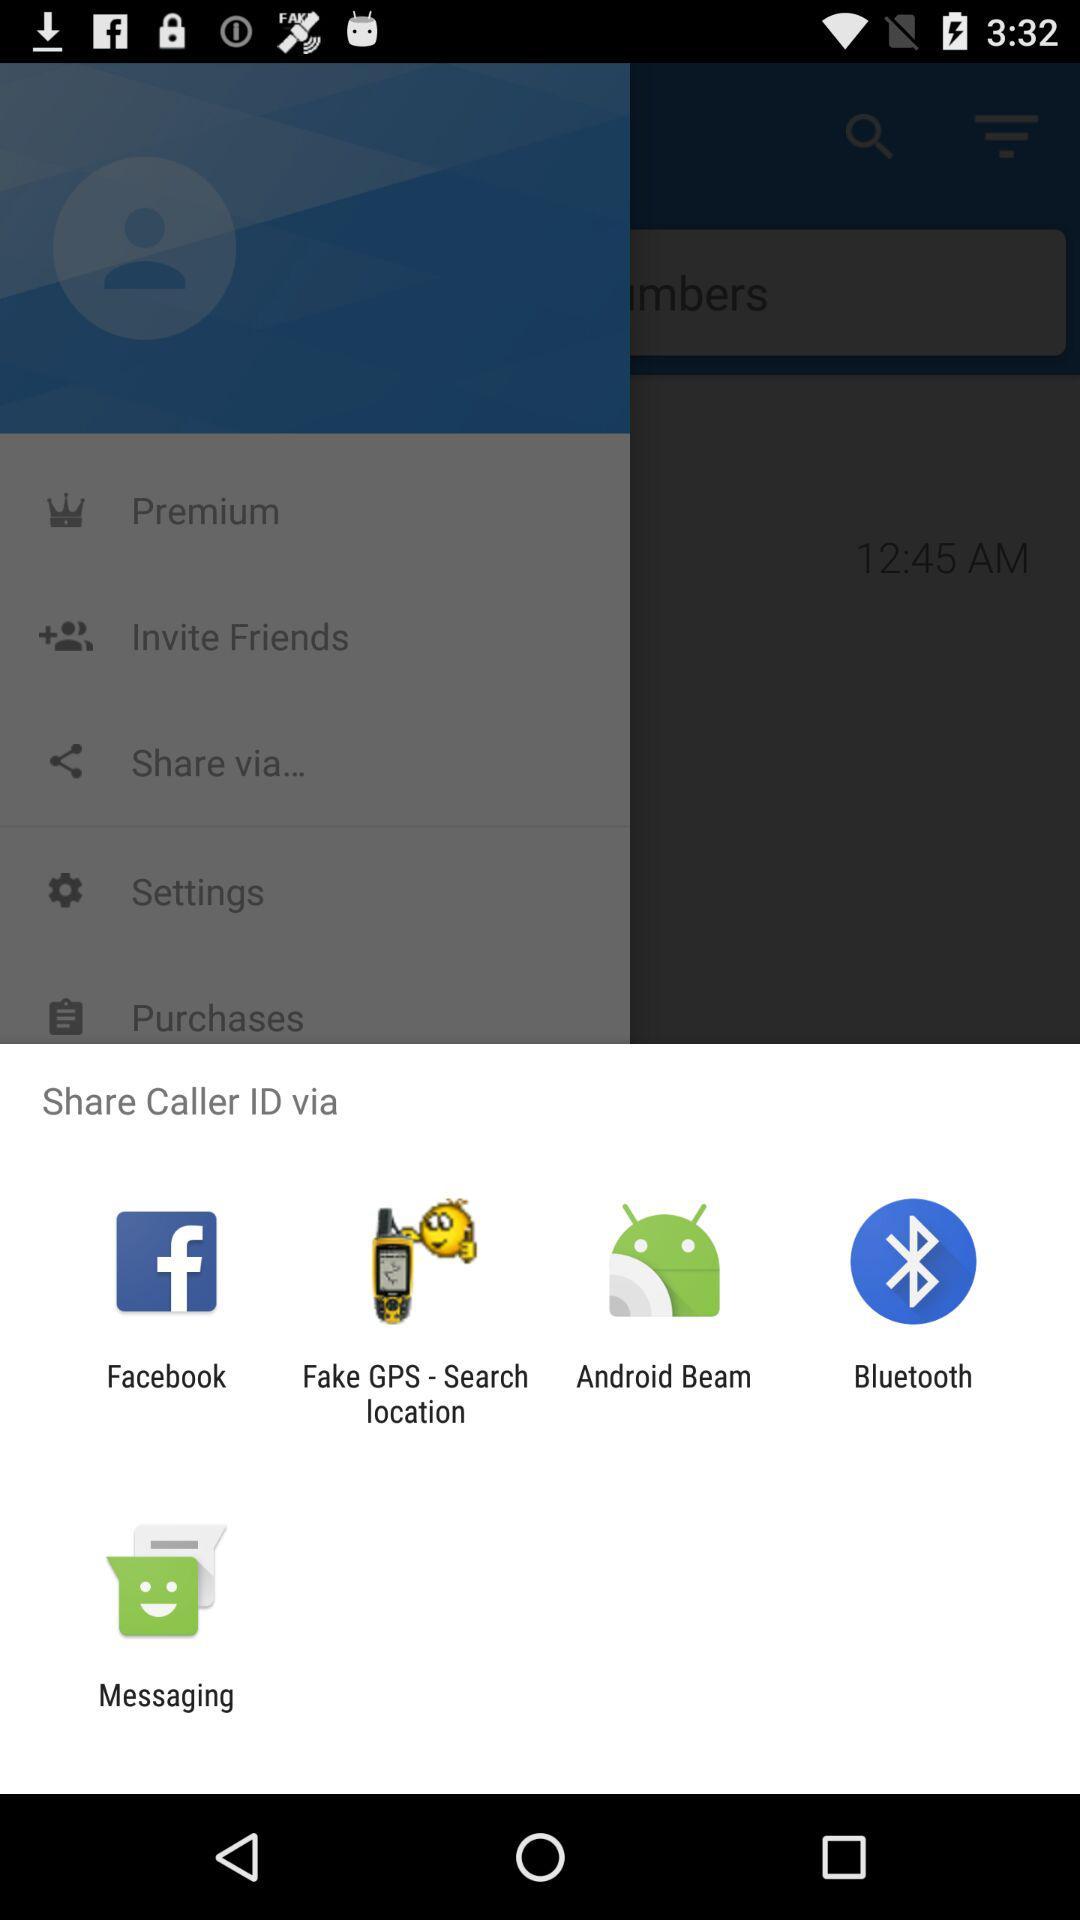 Image resolution: width=1080 pixels, height=1920 pixels. What do you see at coordinates (664, 1392) in the screenshot?
I see `the app next to the fake gps search icon` at bounding box center [664, 1392].